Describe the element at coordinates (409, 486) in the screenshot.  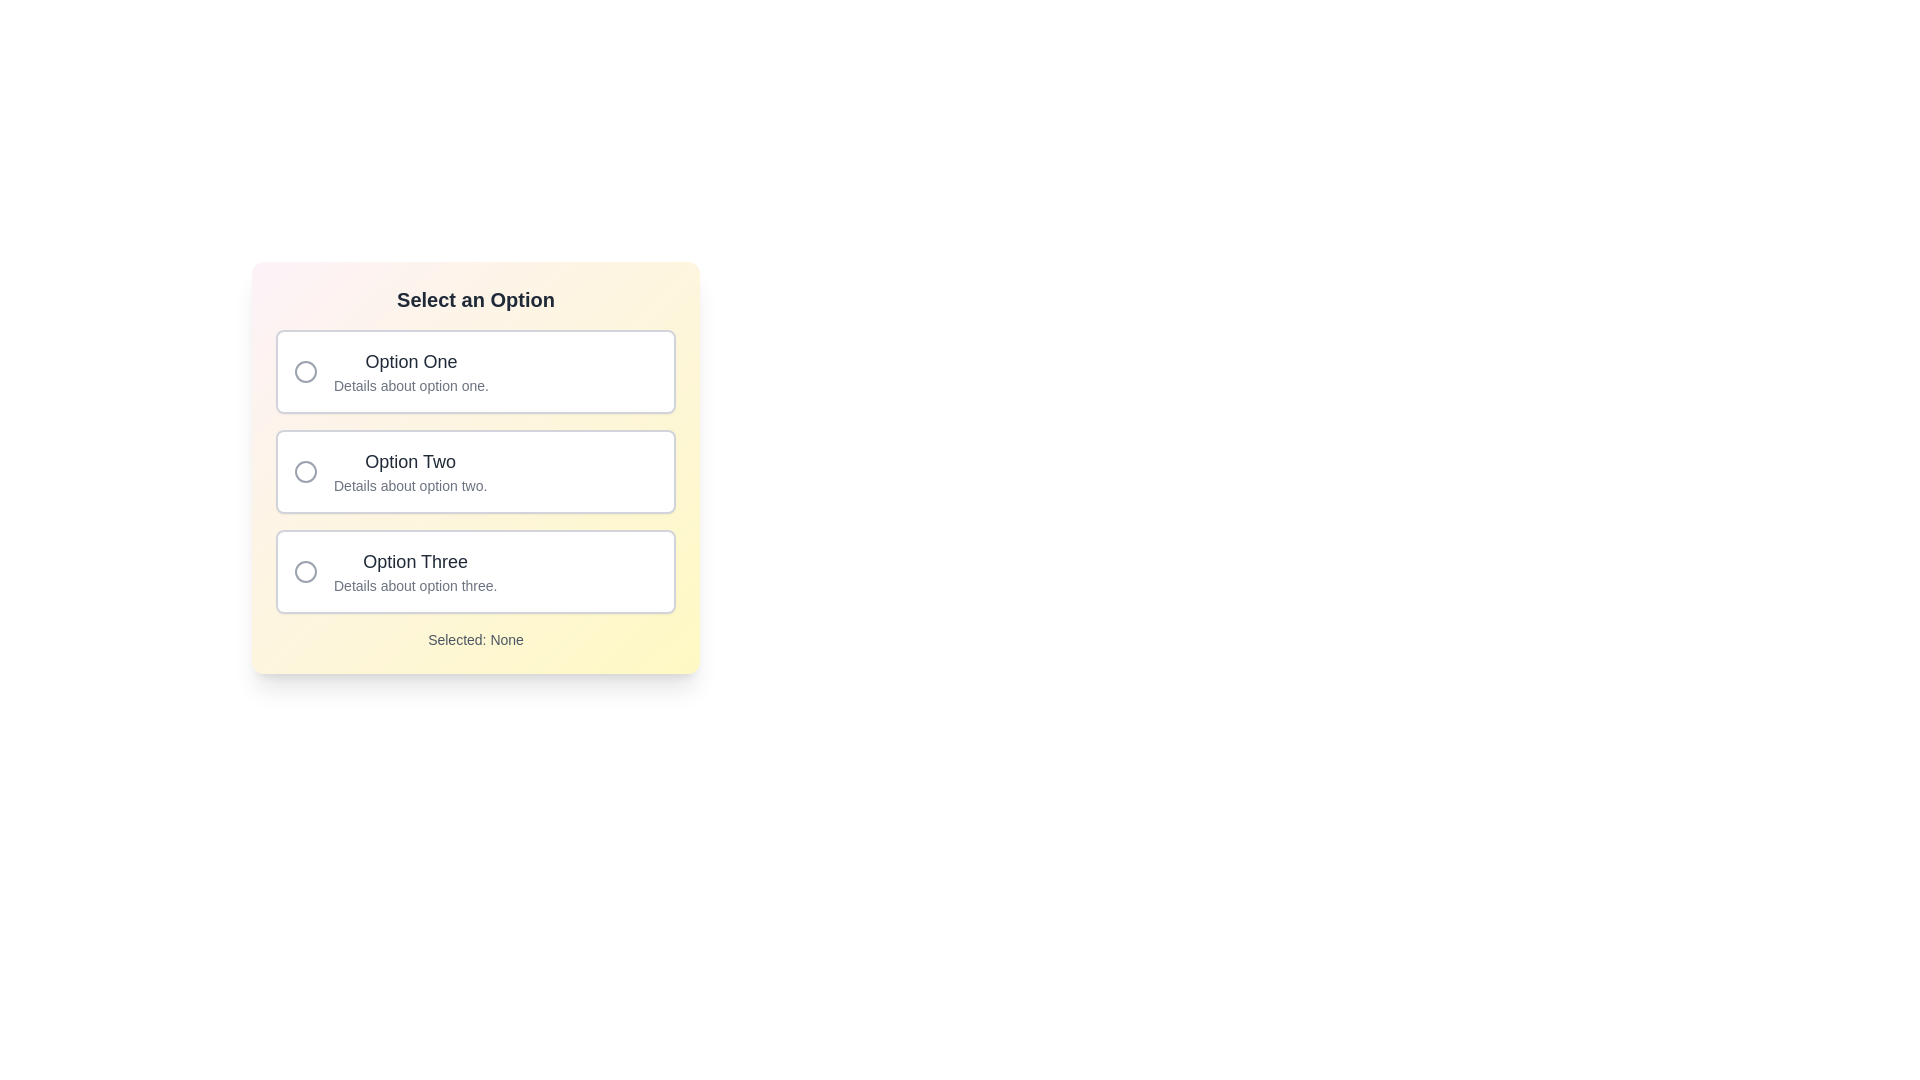
I see `the text element that reads 'Details about option two.', which is located below the label 'Option Two' within its selection box` at that location.